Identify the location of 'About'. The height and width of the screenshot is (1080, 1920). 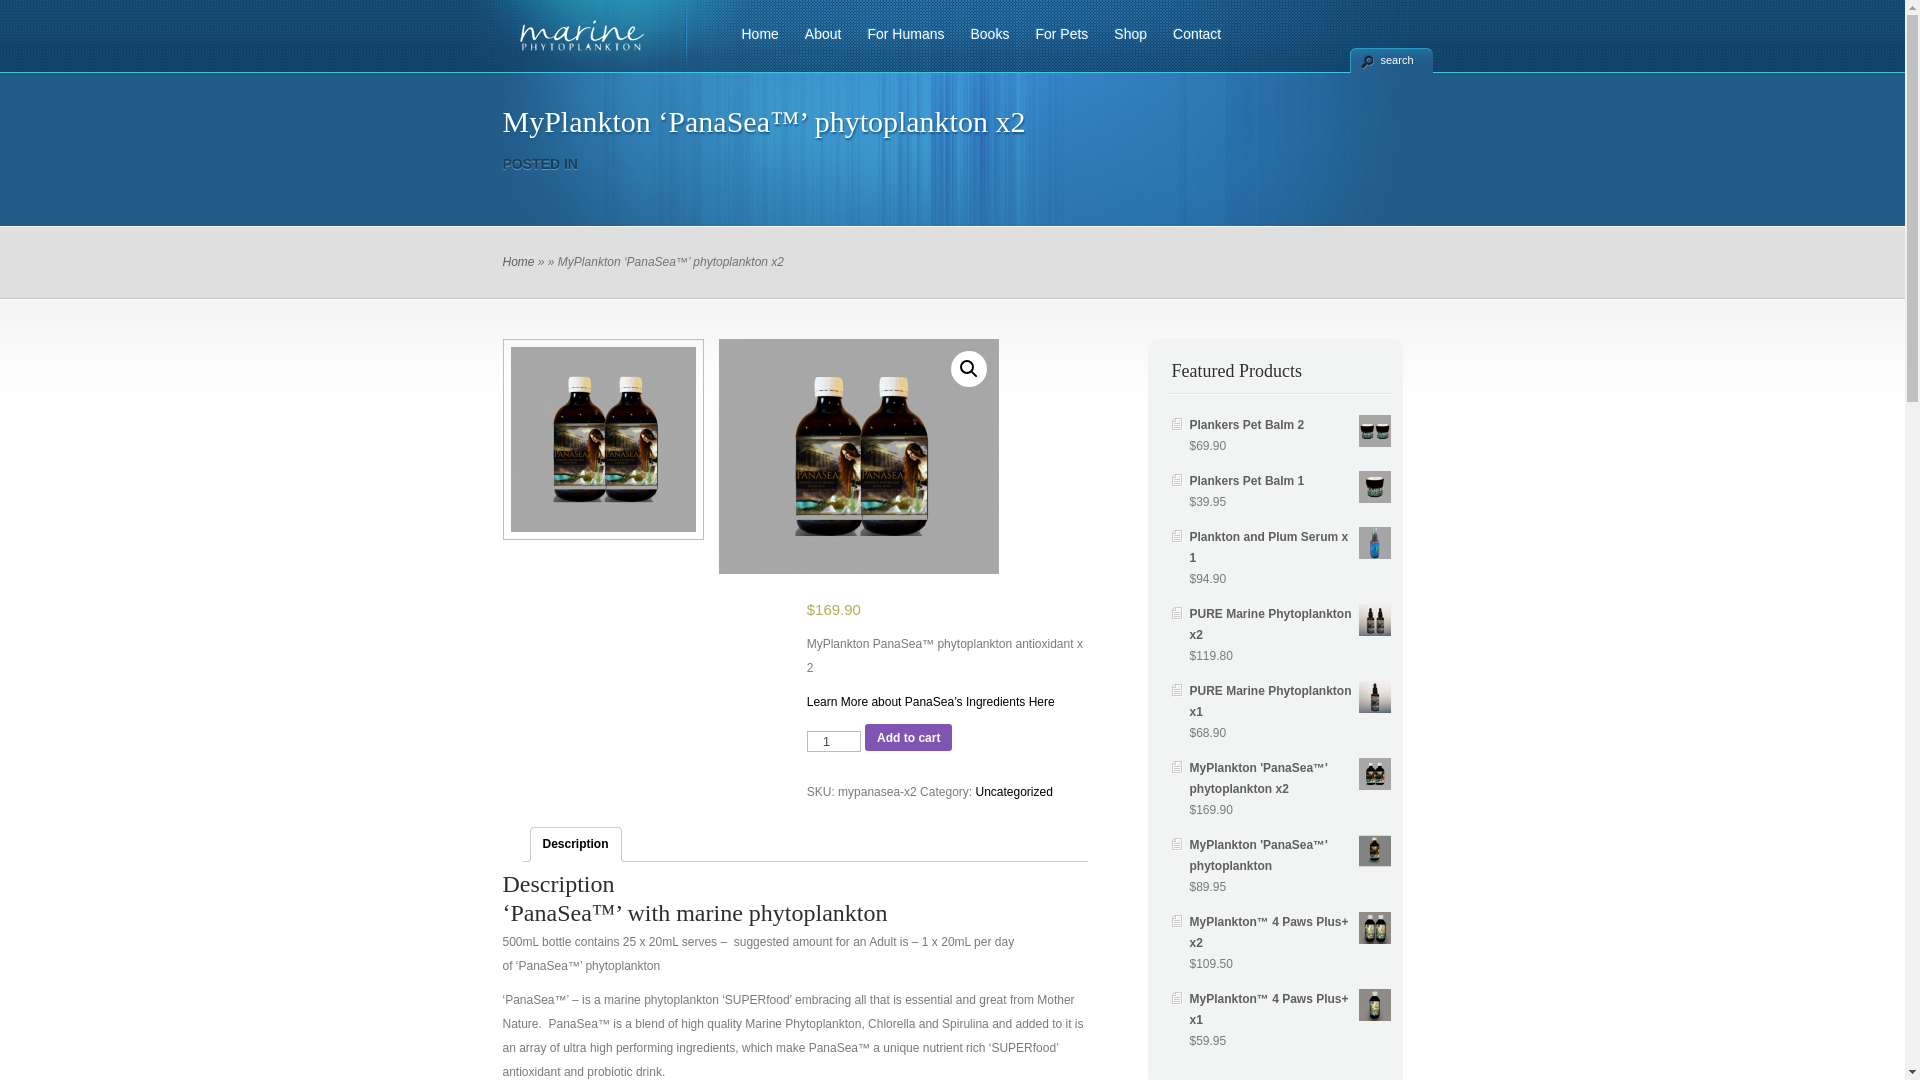
(816, 45).